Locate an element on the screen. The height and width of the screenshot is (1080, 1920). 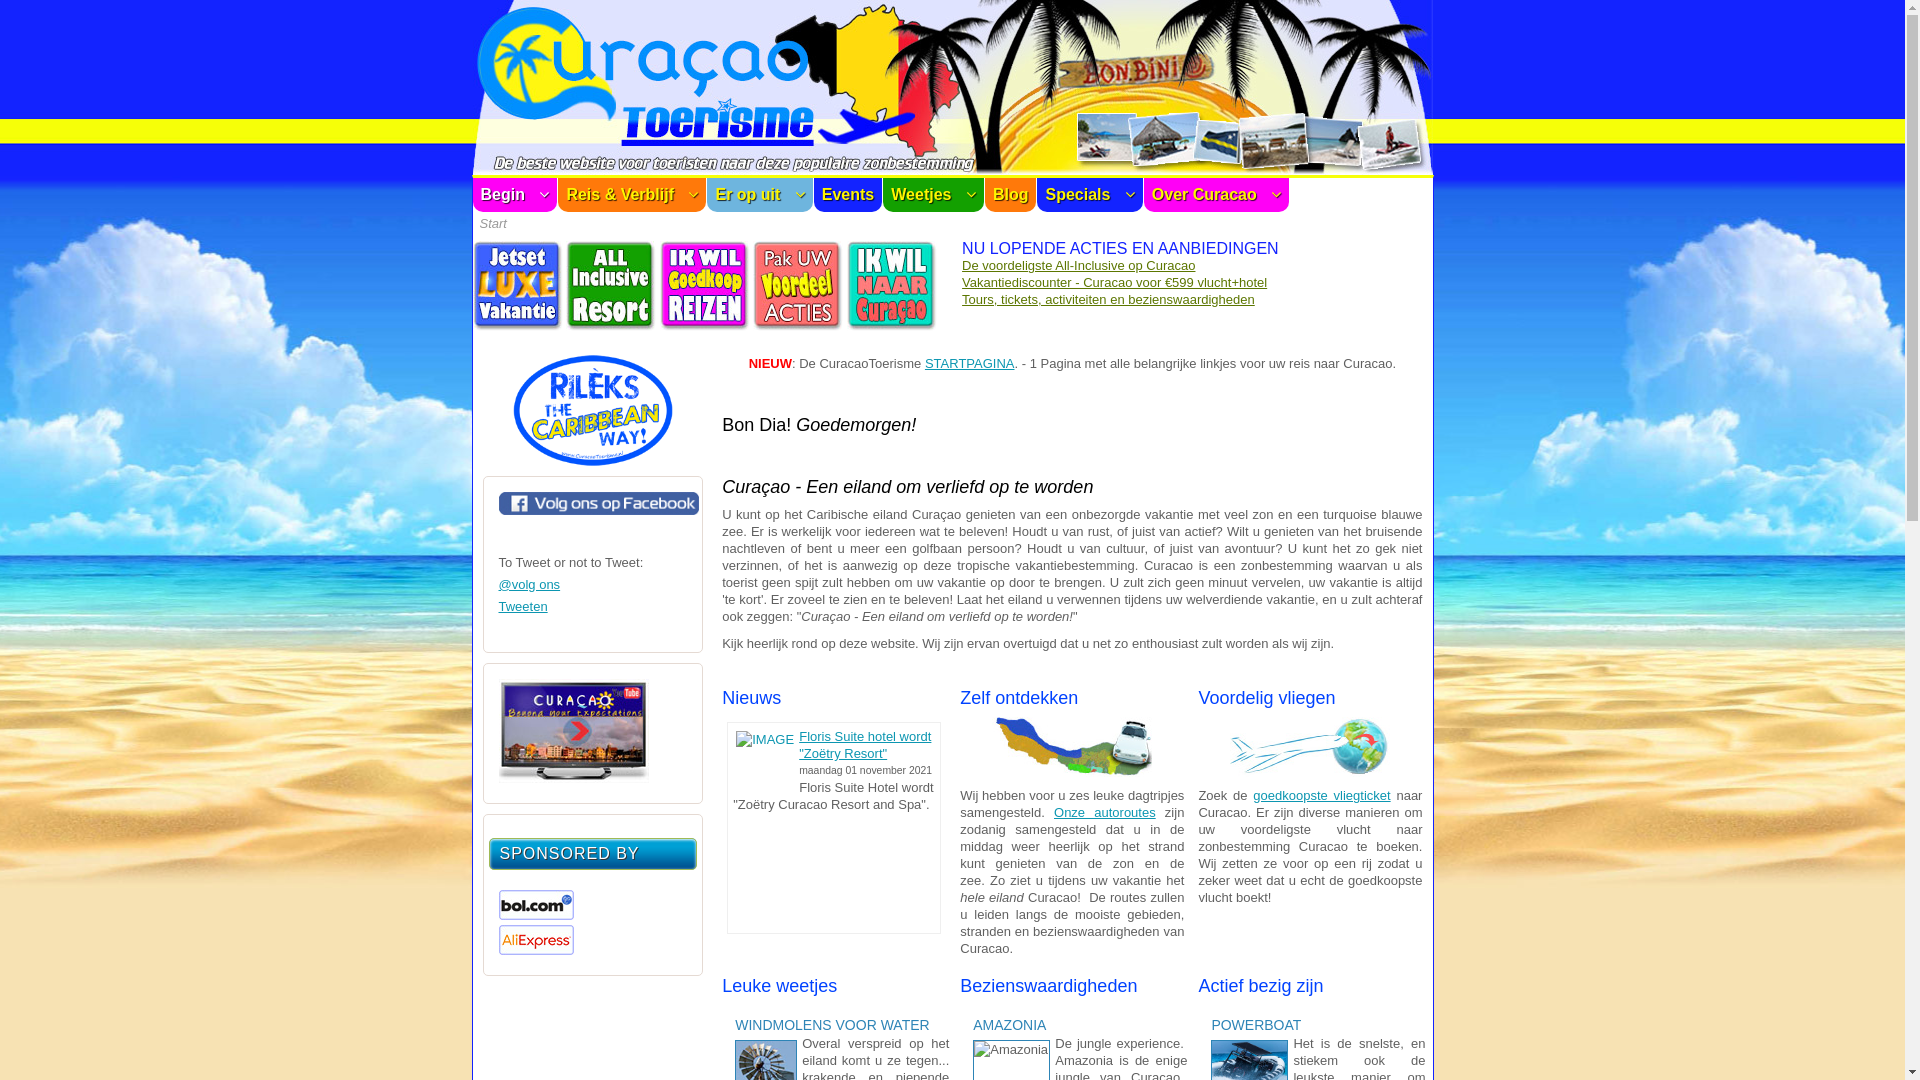
'Tours, tickets, activiteiten en bezienswaardigheden' is located at coordinates (1107, 299).